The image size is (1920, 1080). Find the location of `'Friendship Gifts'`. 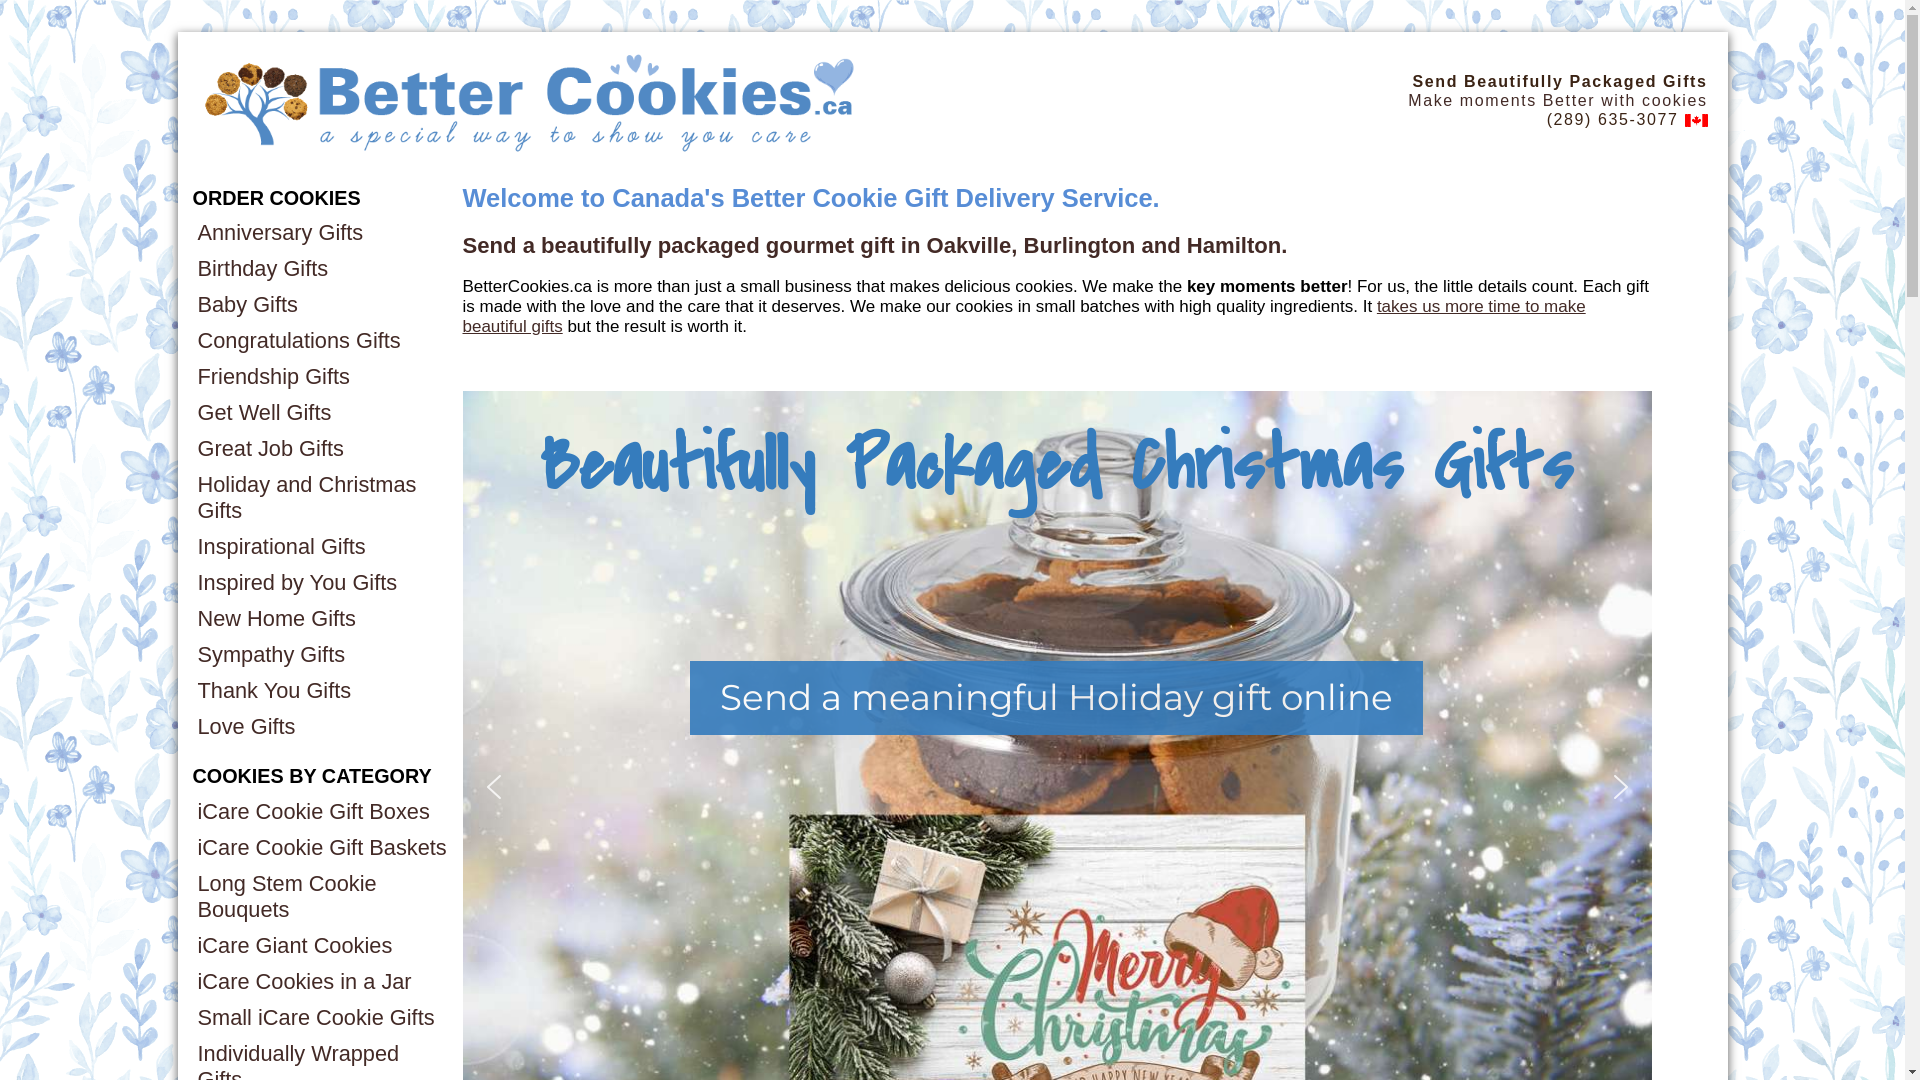

'Friendship Gifts' is located at coordinates (192, 377).